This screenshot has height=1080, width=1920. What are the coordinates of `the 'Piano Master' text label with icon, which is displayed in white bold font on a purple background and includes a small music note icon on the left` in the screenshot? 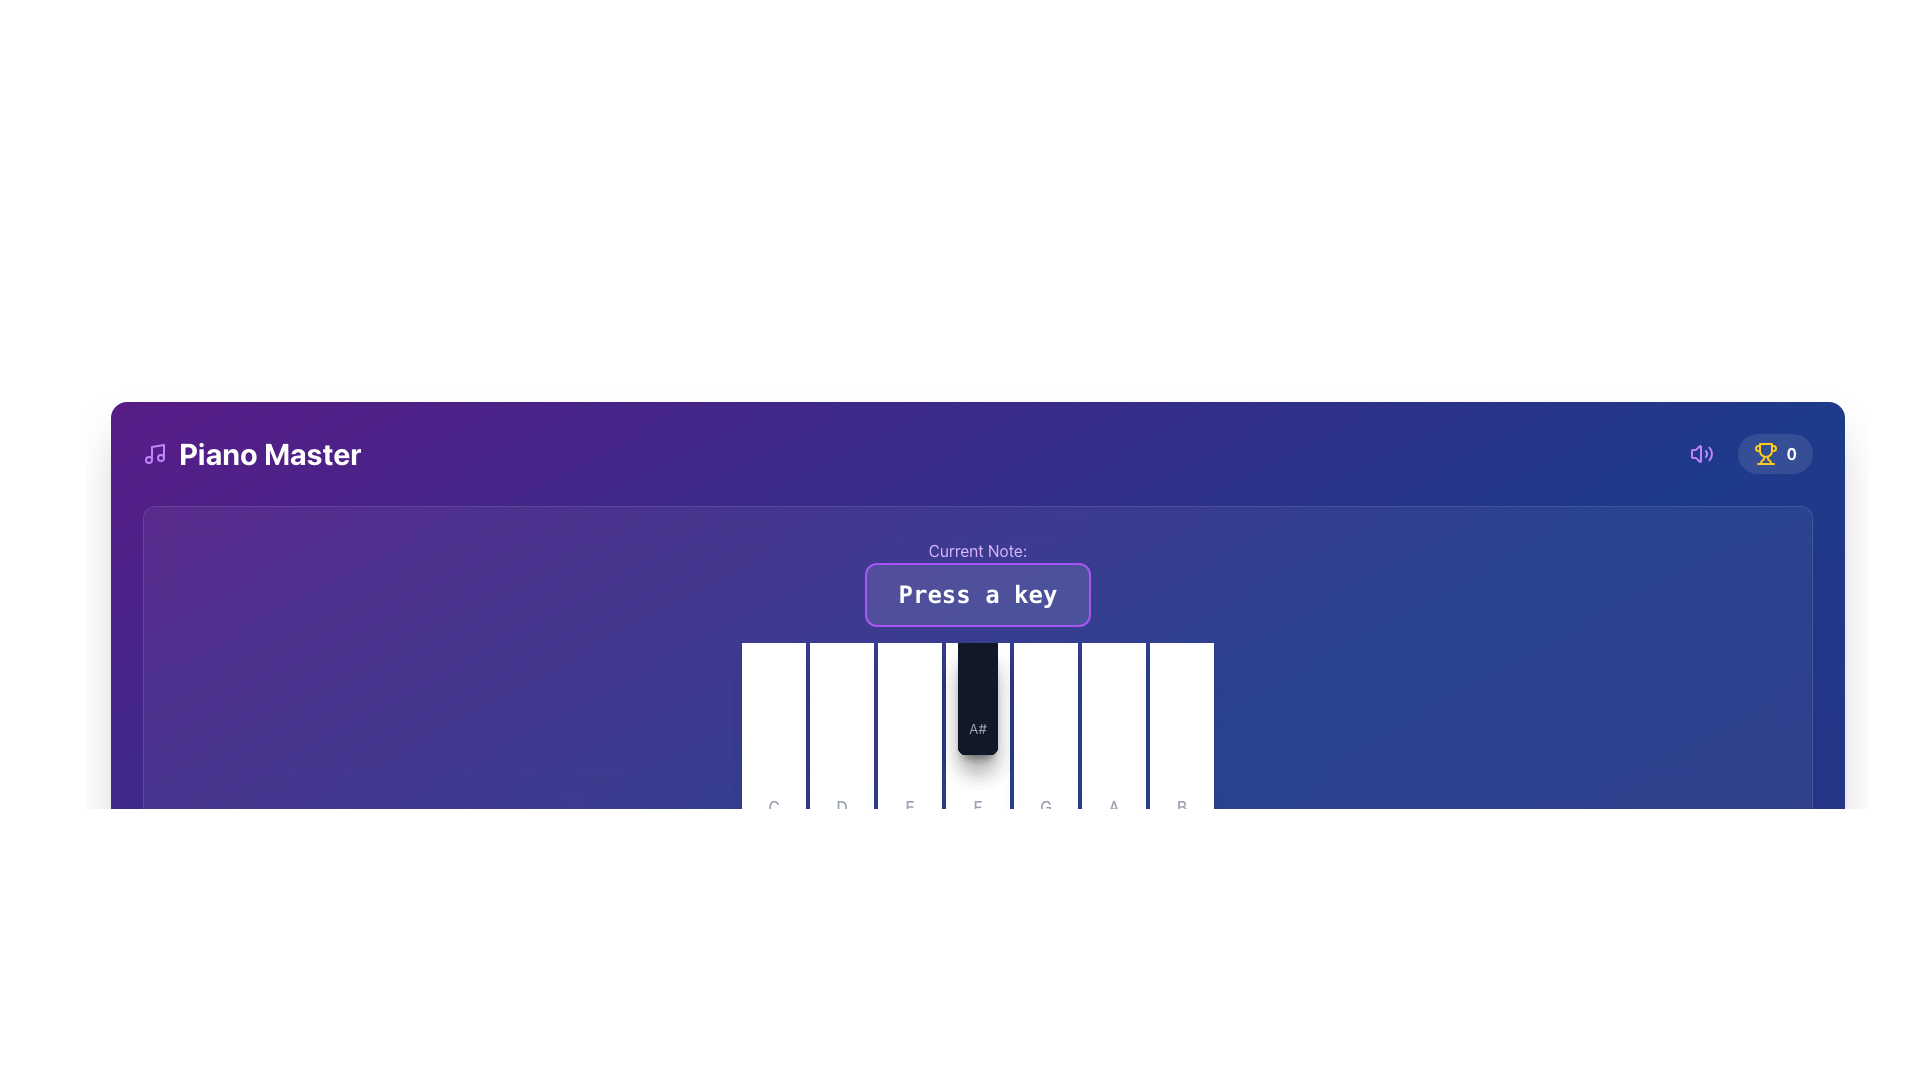 It's located at (251, 454).